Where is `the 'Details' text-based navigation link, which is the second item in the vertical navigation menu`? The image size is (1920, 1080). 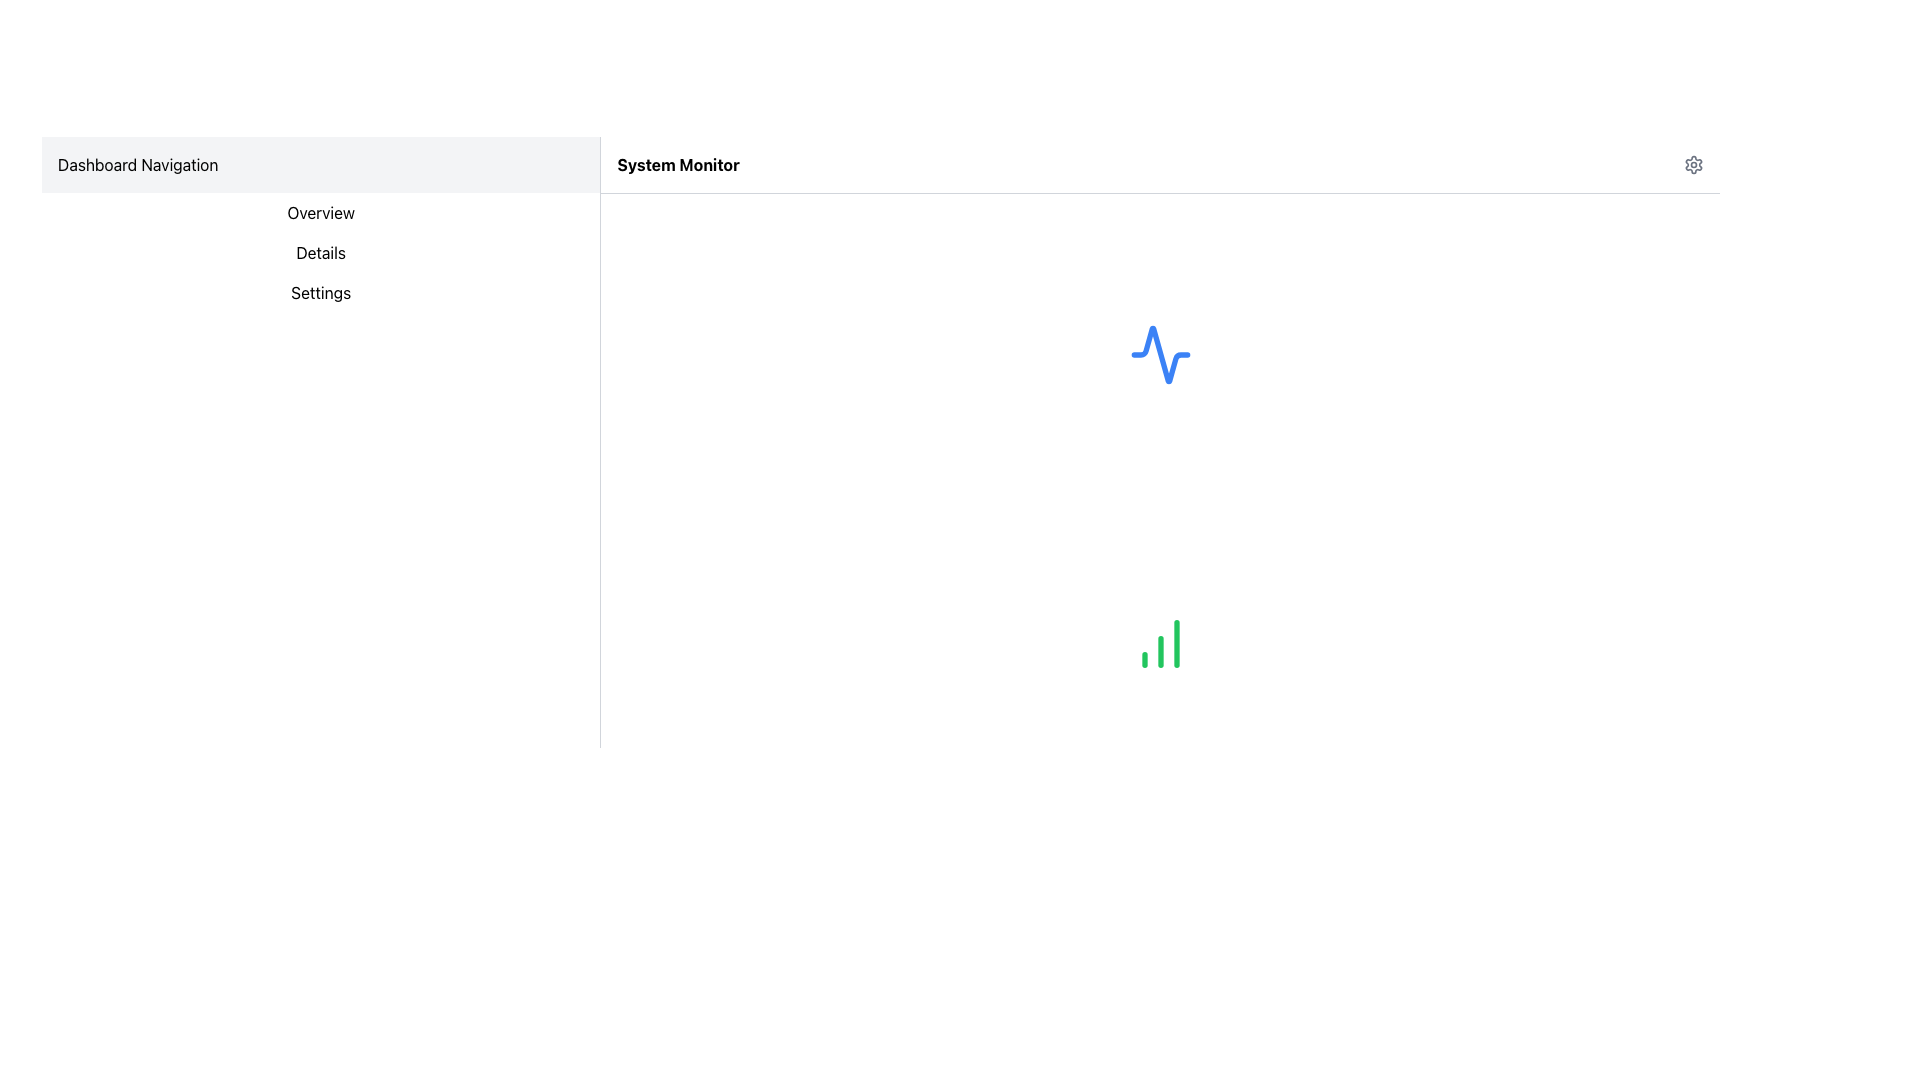 the 'Details' text-based navigation link, which is the second item in the vertical navigation menu is located at coordinates (321, 252).